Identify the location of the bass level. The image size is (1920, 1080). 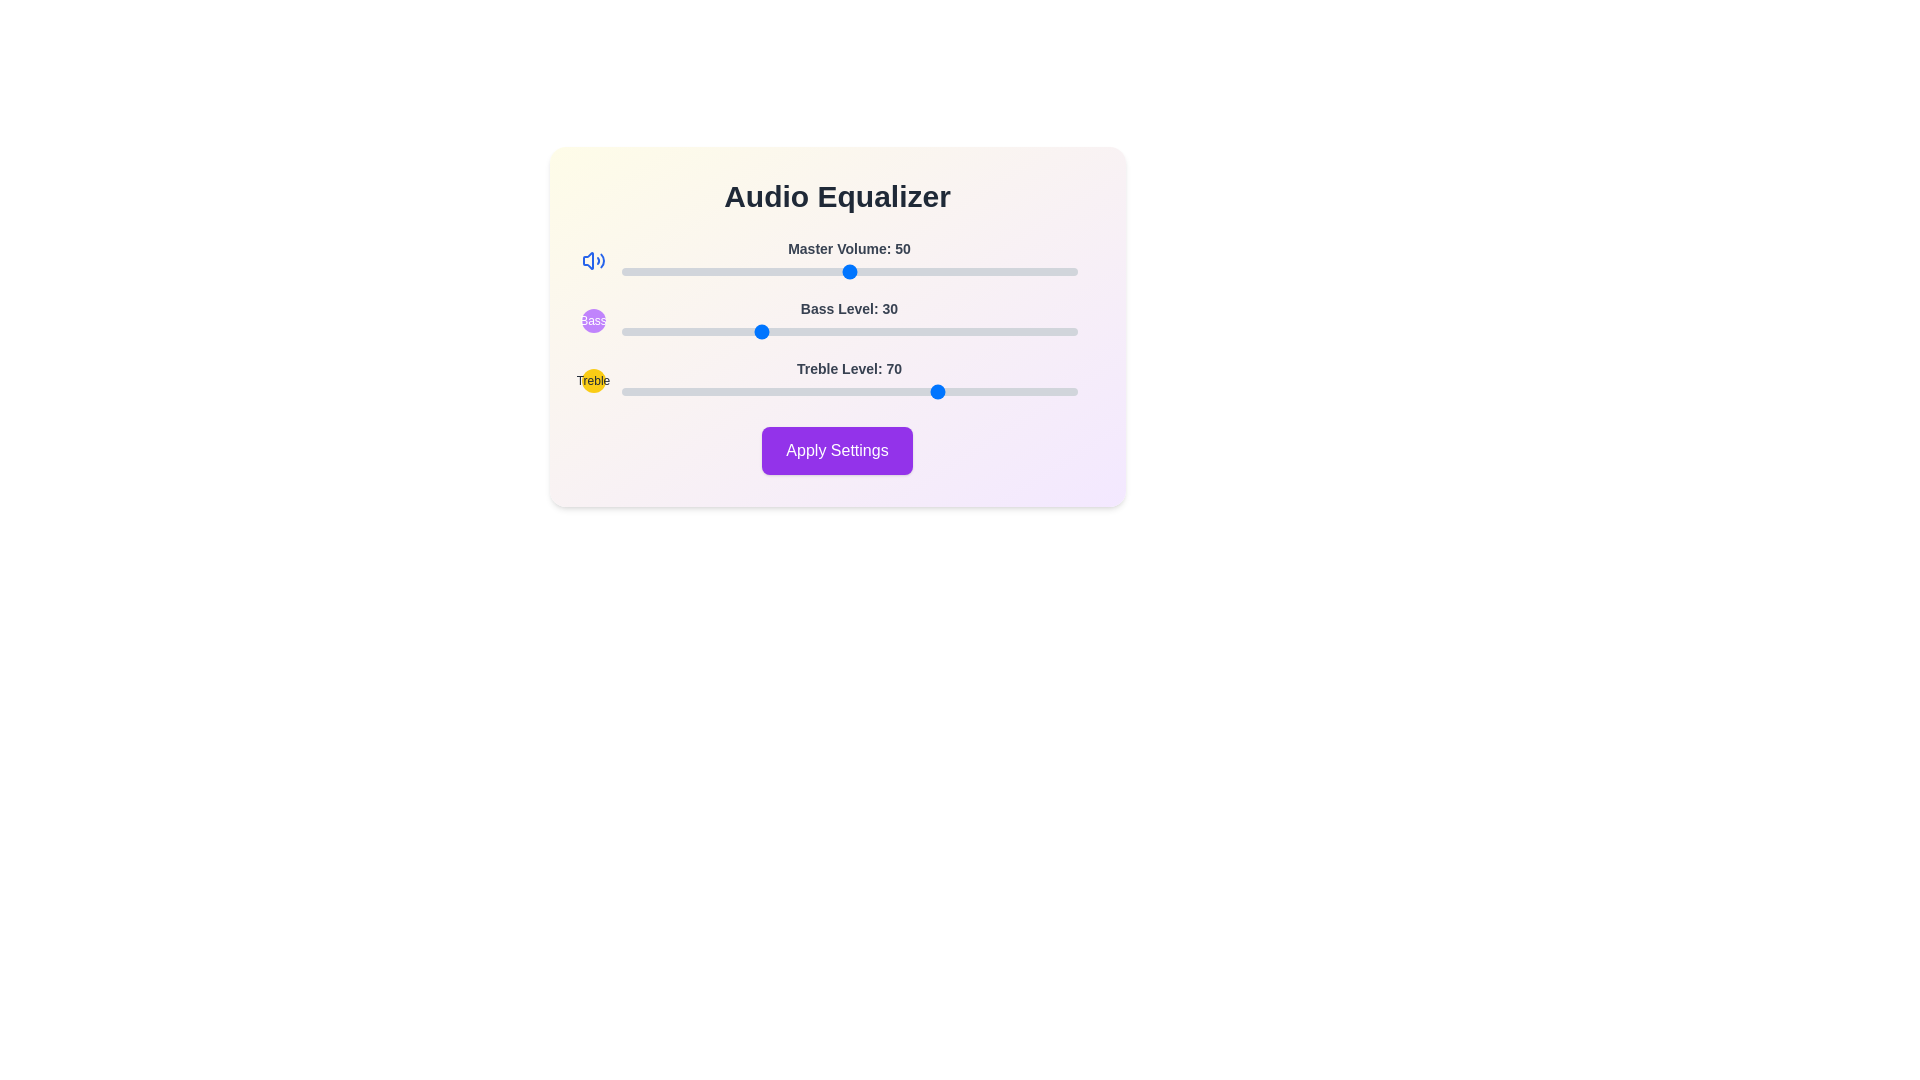
(898, 330).